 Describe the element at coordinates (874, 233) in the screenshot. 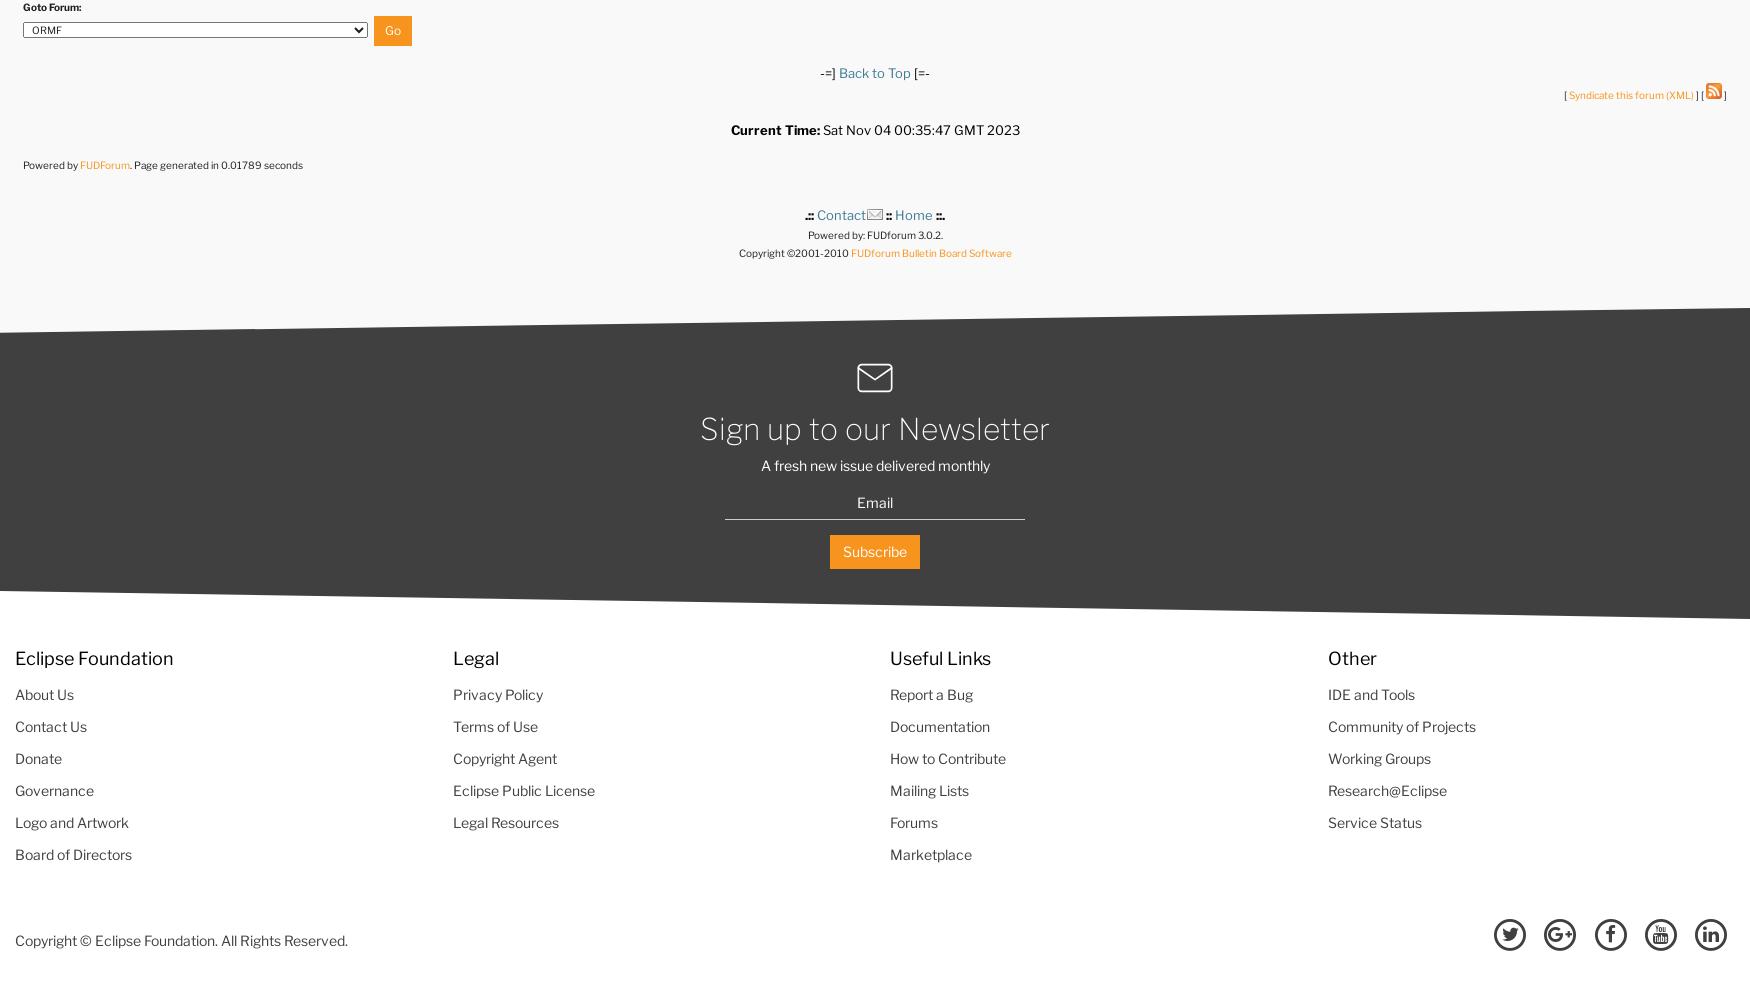

I see `'Powered by: FUDforum 3.0.2.'` at that location.